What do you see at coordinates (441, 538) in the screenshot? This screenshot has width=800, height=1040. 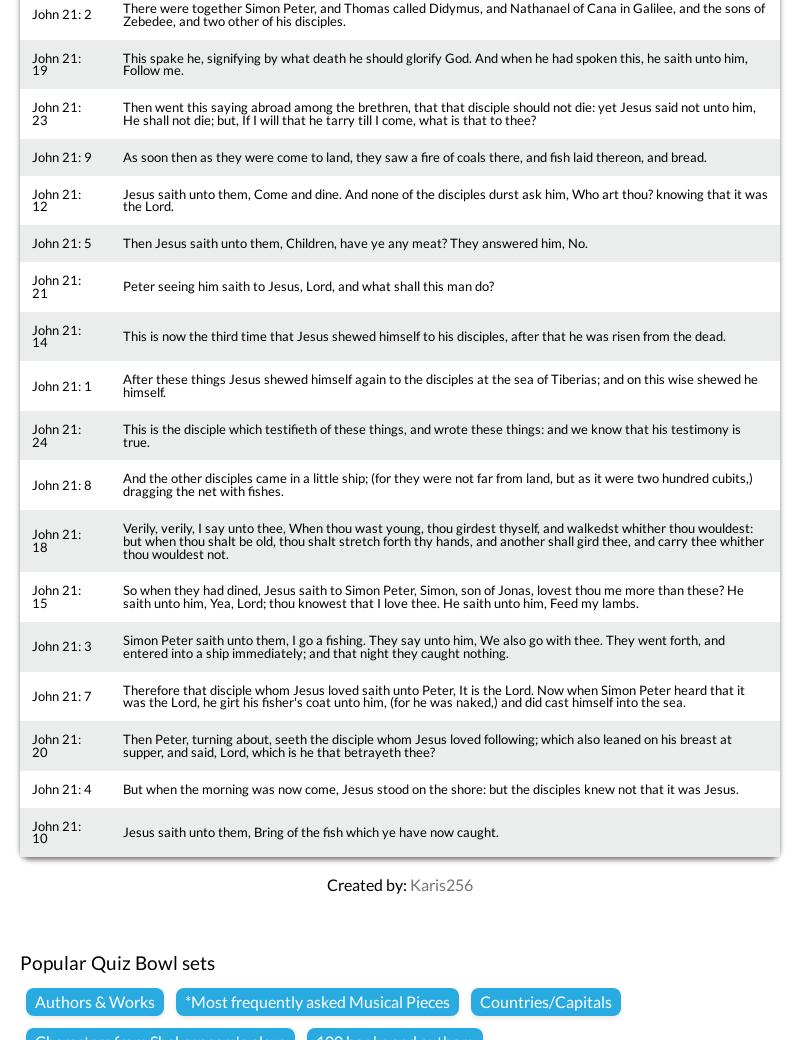 I see `'Verily, verily, I say unto thee, When thou wast young, thou girdest thyself, and walkedst whither thou wouldest: but when thou shalt be old, thou shalt stretch forth thy hands, and another shall gird thee, and carry thee whither thou wouldest not.'` at bounding box center [441, 538].